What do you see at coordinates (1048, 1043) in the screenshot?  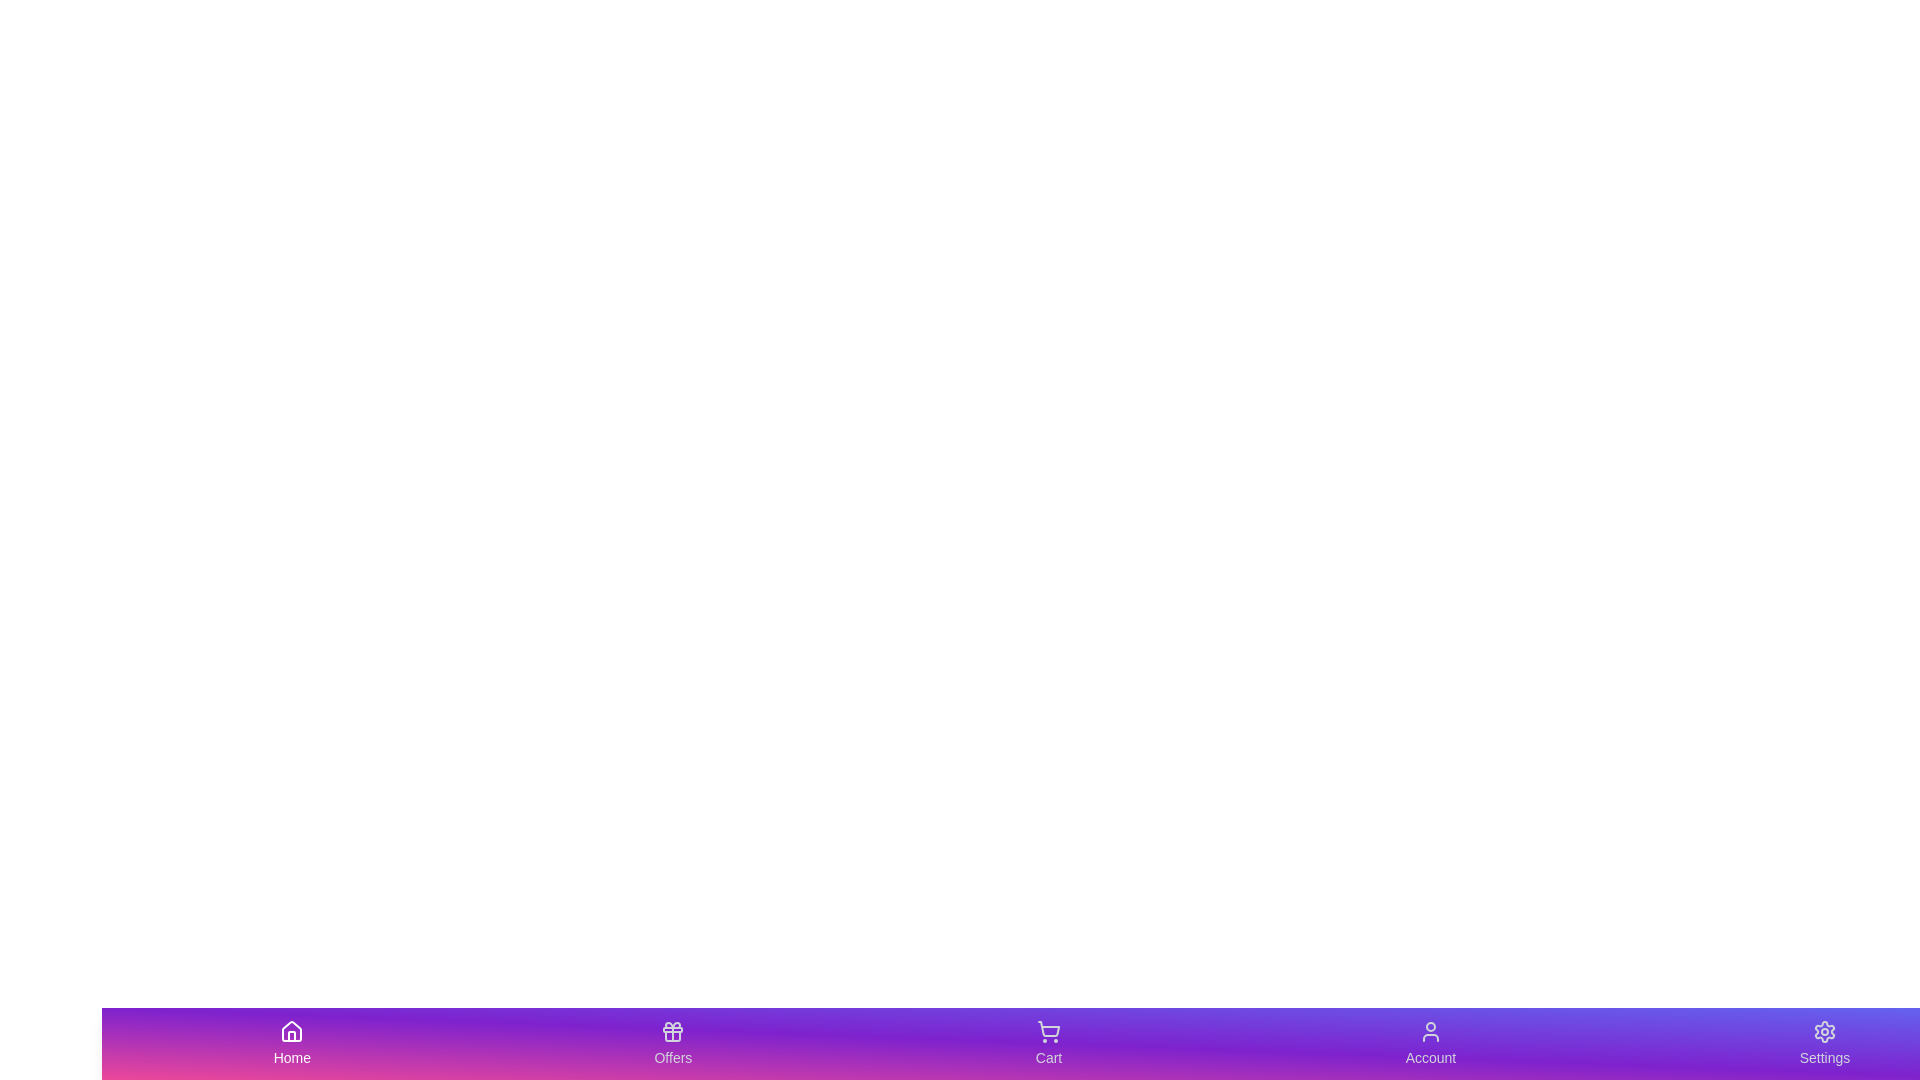 I see `the tab labeled Cart` at bounding box center [1048, 1043].